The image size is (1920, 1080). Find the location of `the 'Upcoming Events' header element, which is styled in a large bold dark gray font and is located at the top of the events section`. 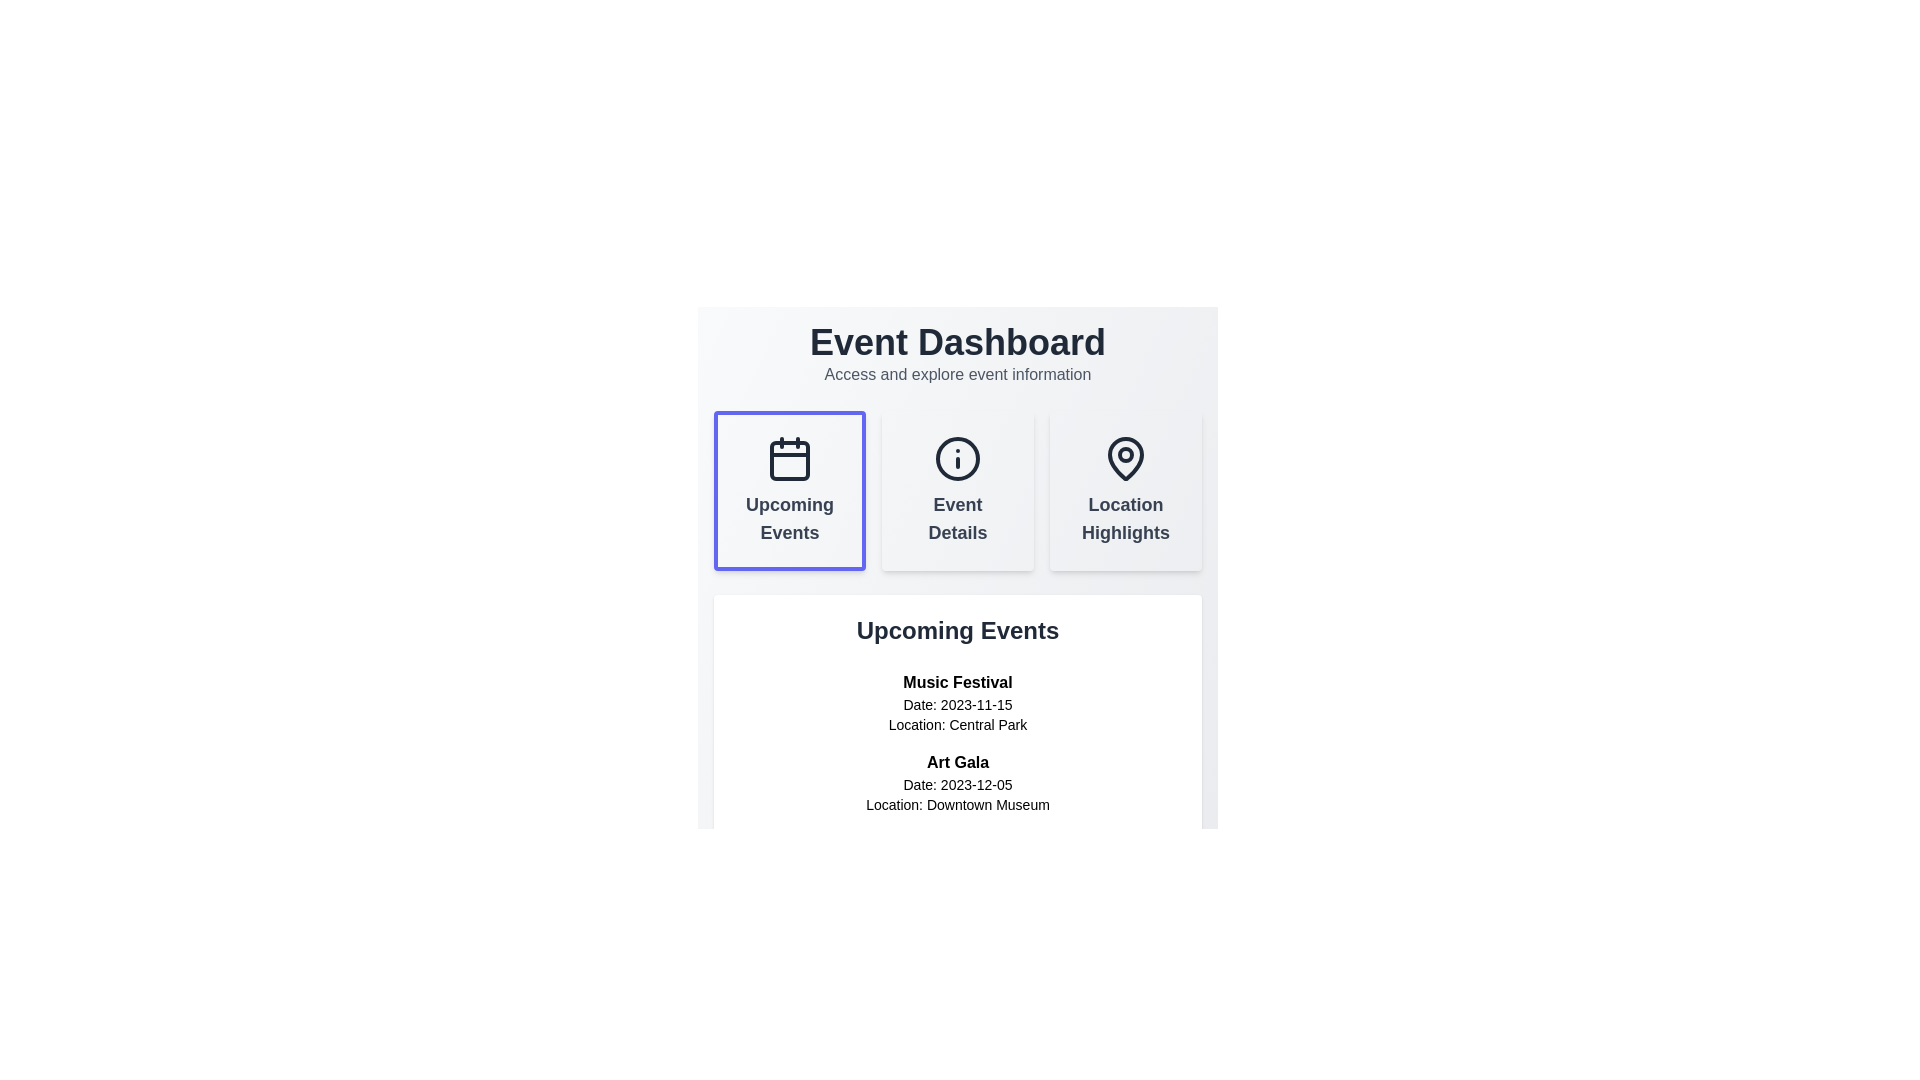

the 'Upcoming Events' header element, which is styled in a large bold dark gray font and is located at the top of the events section is located at coordinates (957, 631).